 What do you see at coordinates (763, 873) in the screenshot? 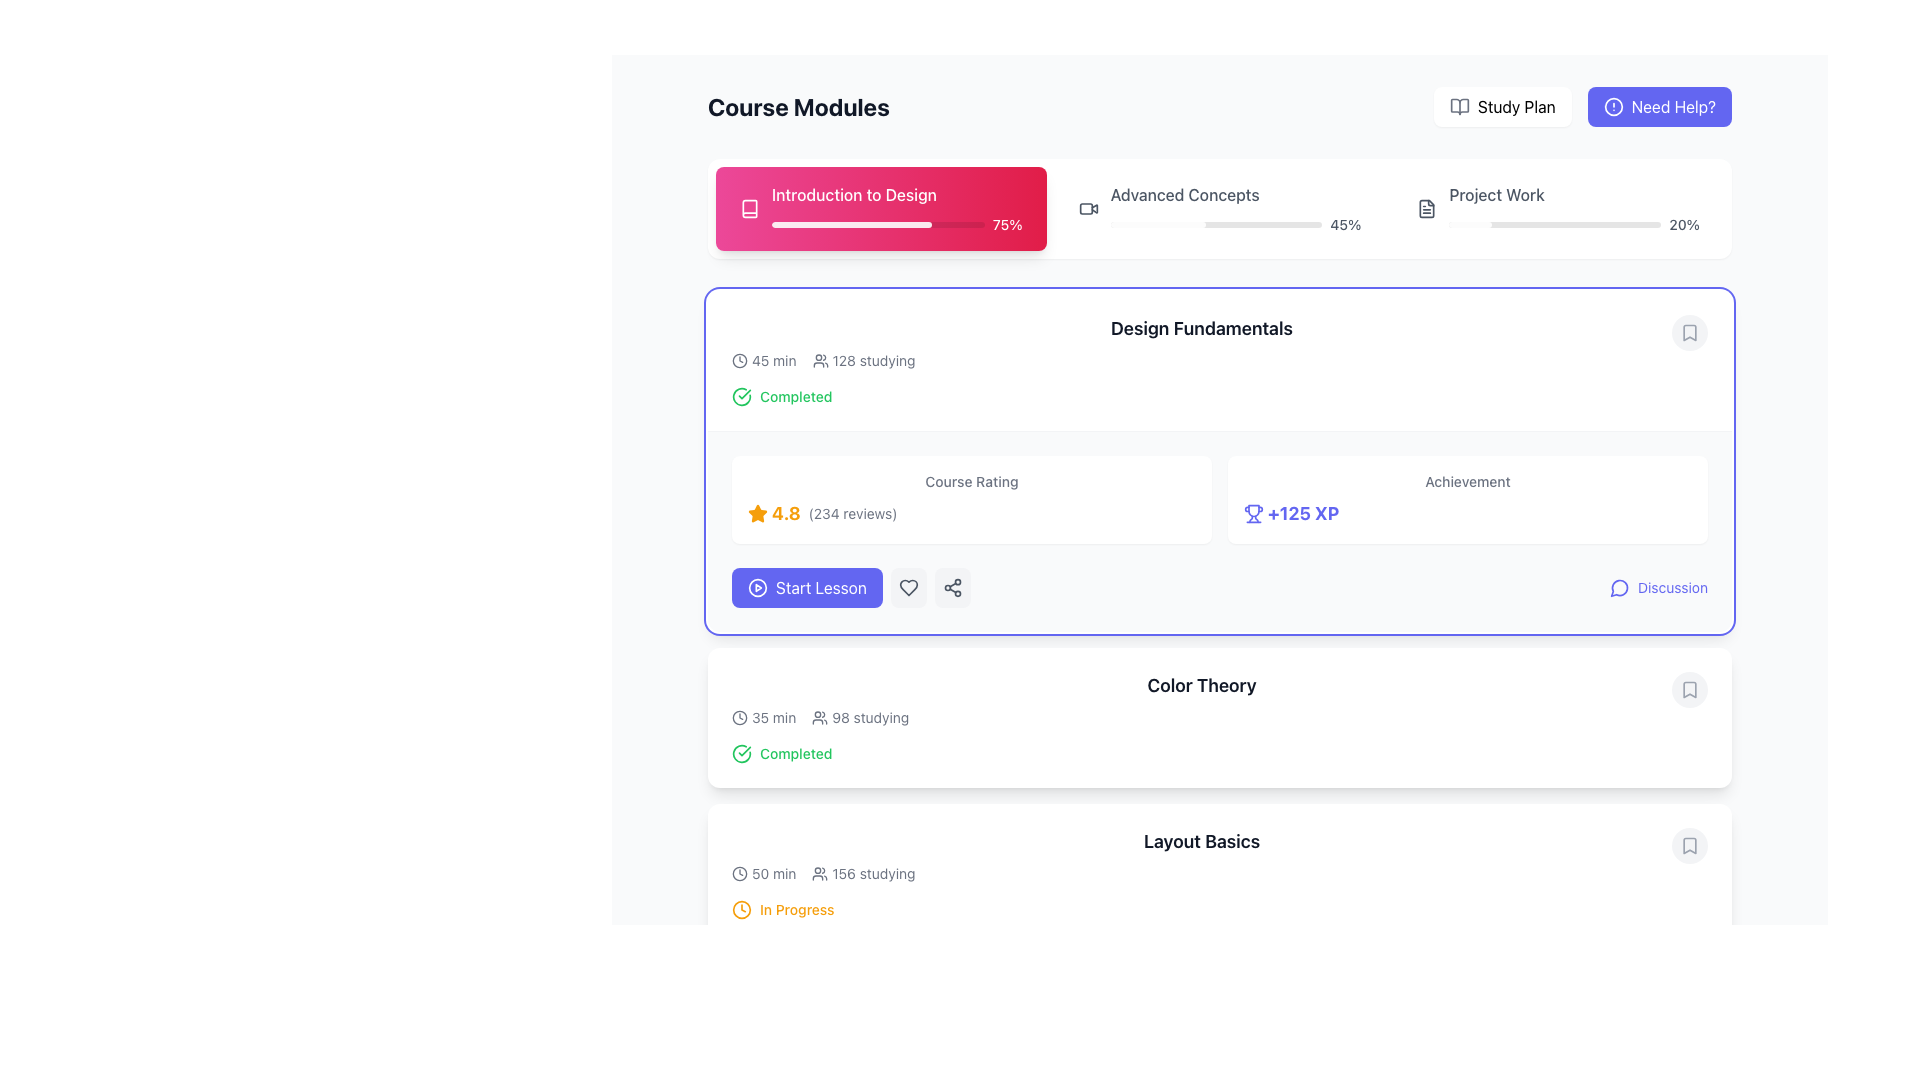
I see `the informational text label displaying '50 minutes' for the 'Layout Basics' course module` at bounding box center [763, 873].